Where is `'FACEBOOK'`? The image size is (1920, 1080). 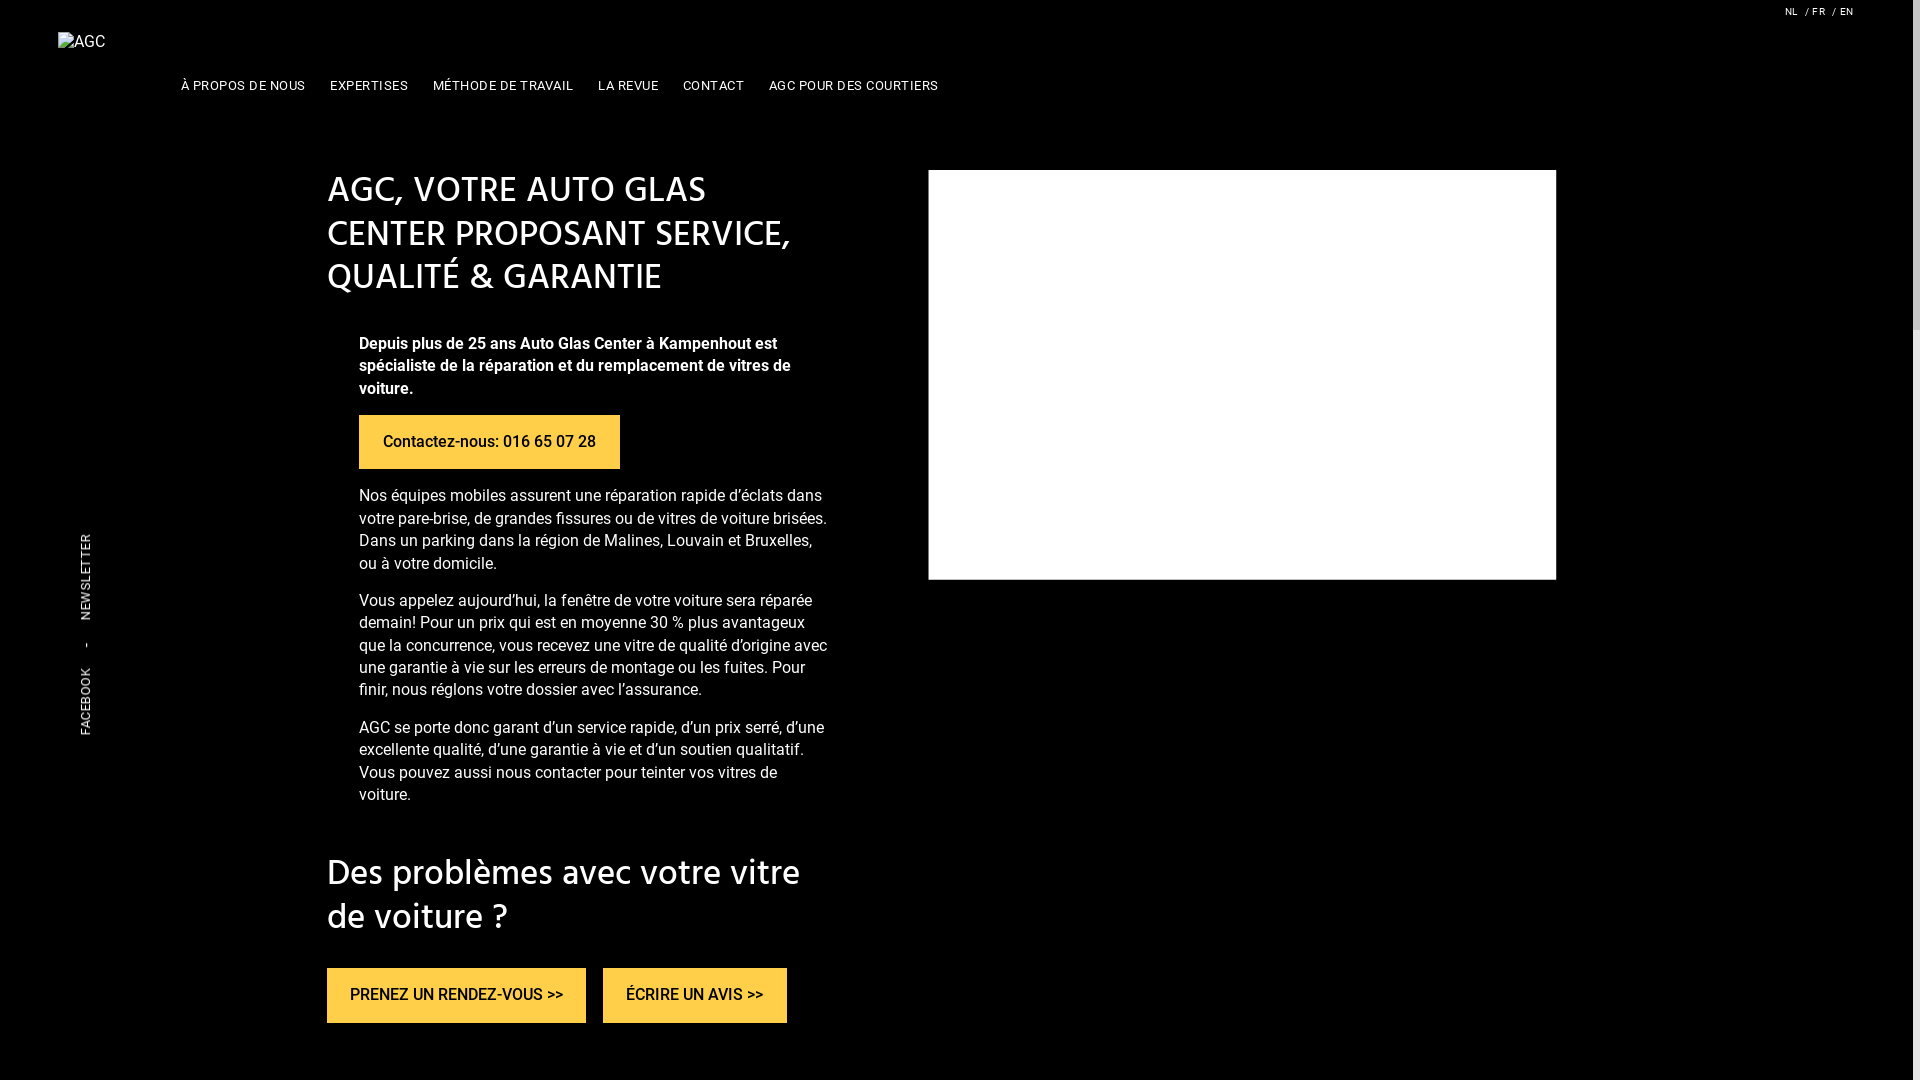
'FACEBOOK' is located at coordinates (84, 701).